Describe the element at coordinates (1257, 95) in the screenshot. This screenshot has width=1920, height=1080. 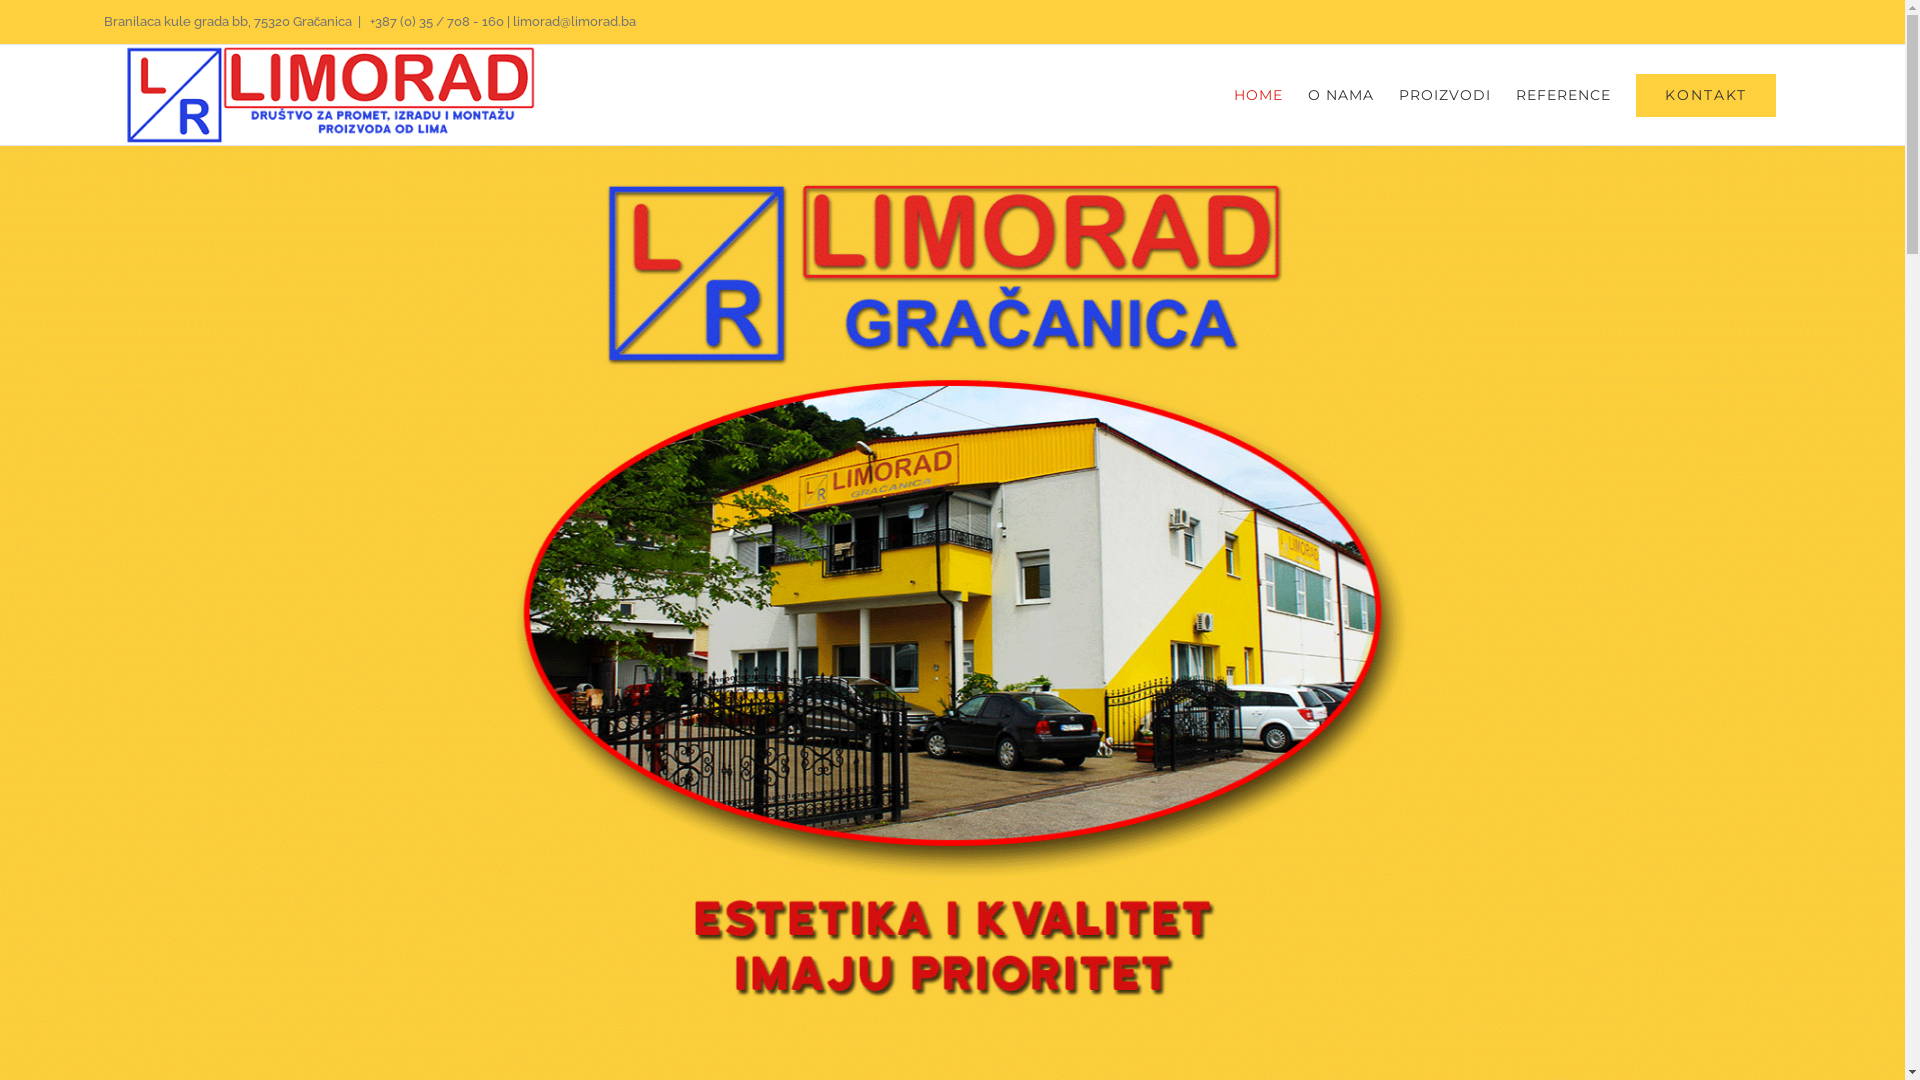
I see `'HOME'` at that location.